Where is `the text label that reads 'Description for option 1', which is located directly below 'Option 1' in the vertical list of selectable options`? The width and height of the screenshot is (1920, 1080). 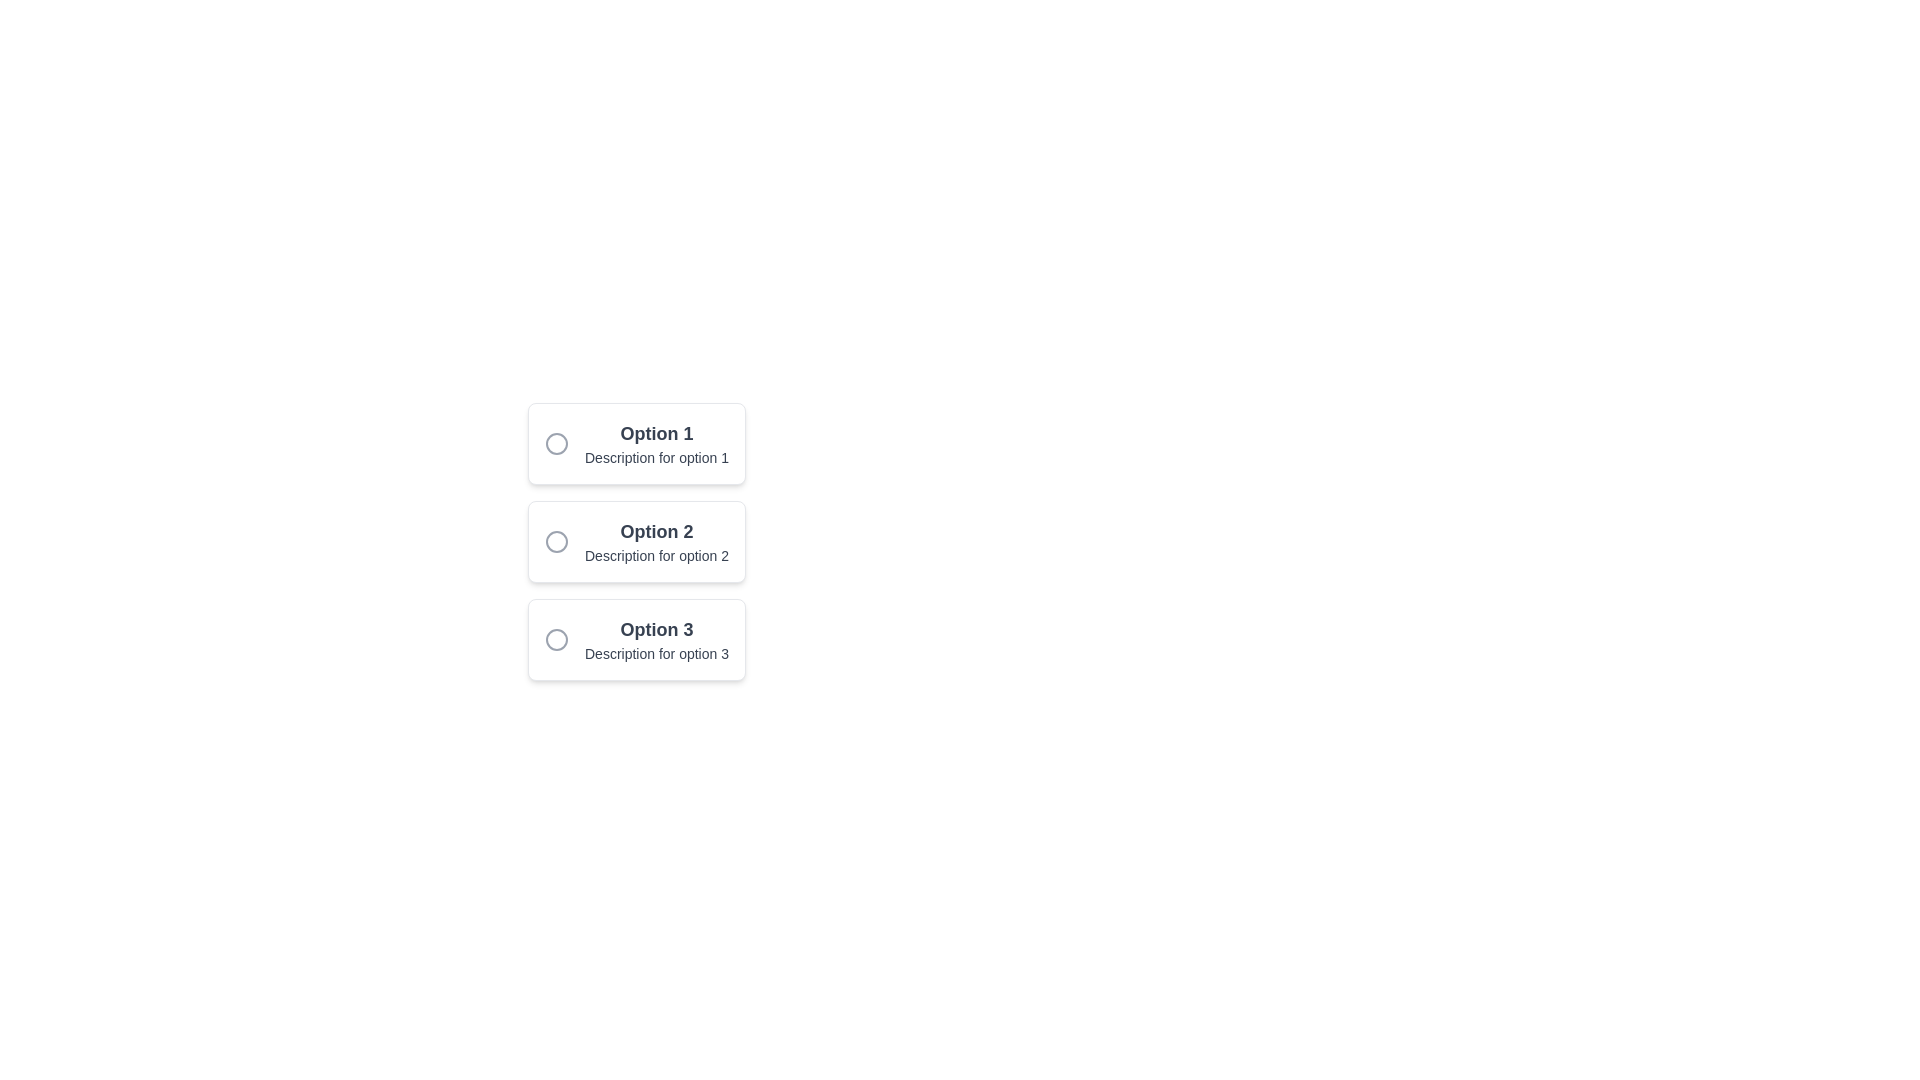 the text label that reads 'Description for option 1', which is located directly below 'Option 1' in the vertical list of selectable options is located at coordinates (657, 458).